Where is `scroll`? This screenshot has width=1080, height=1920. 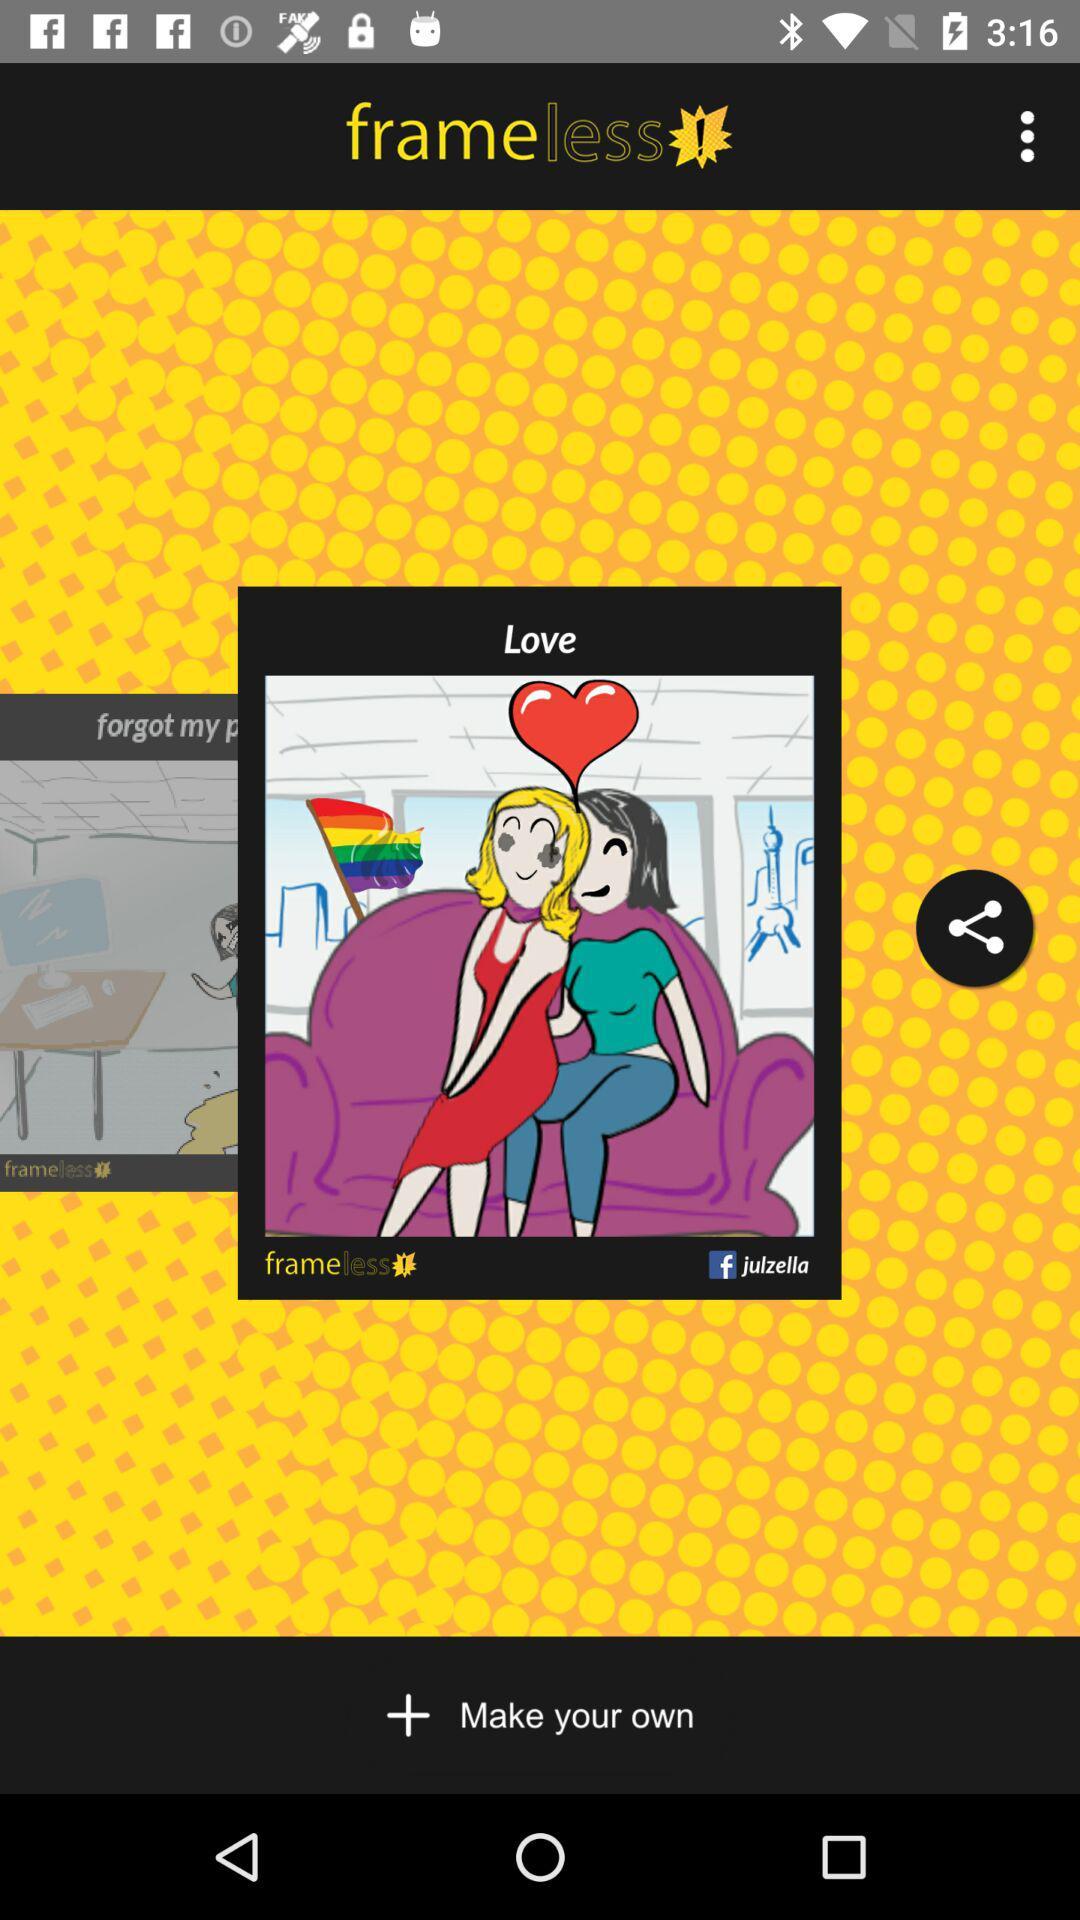
scroll is located at coordinates (538, 1714).